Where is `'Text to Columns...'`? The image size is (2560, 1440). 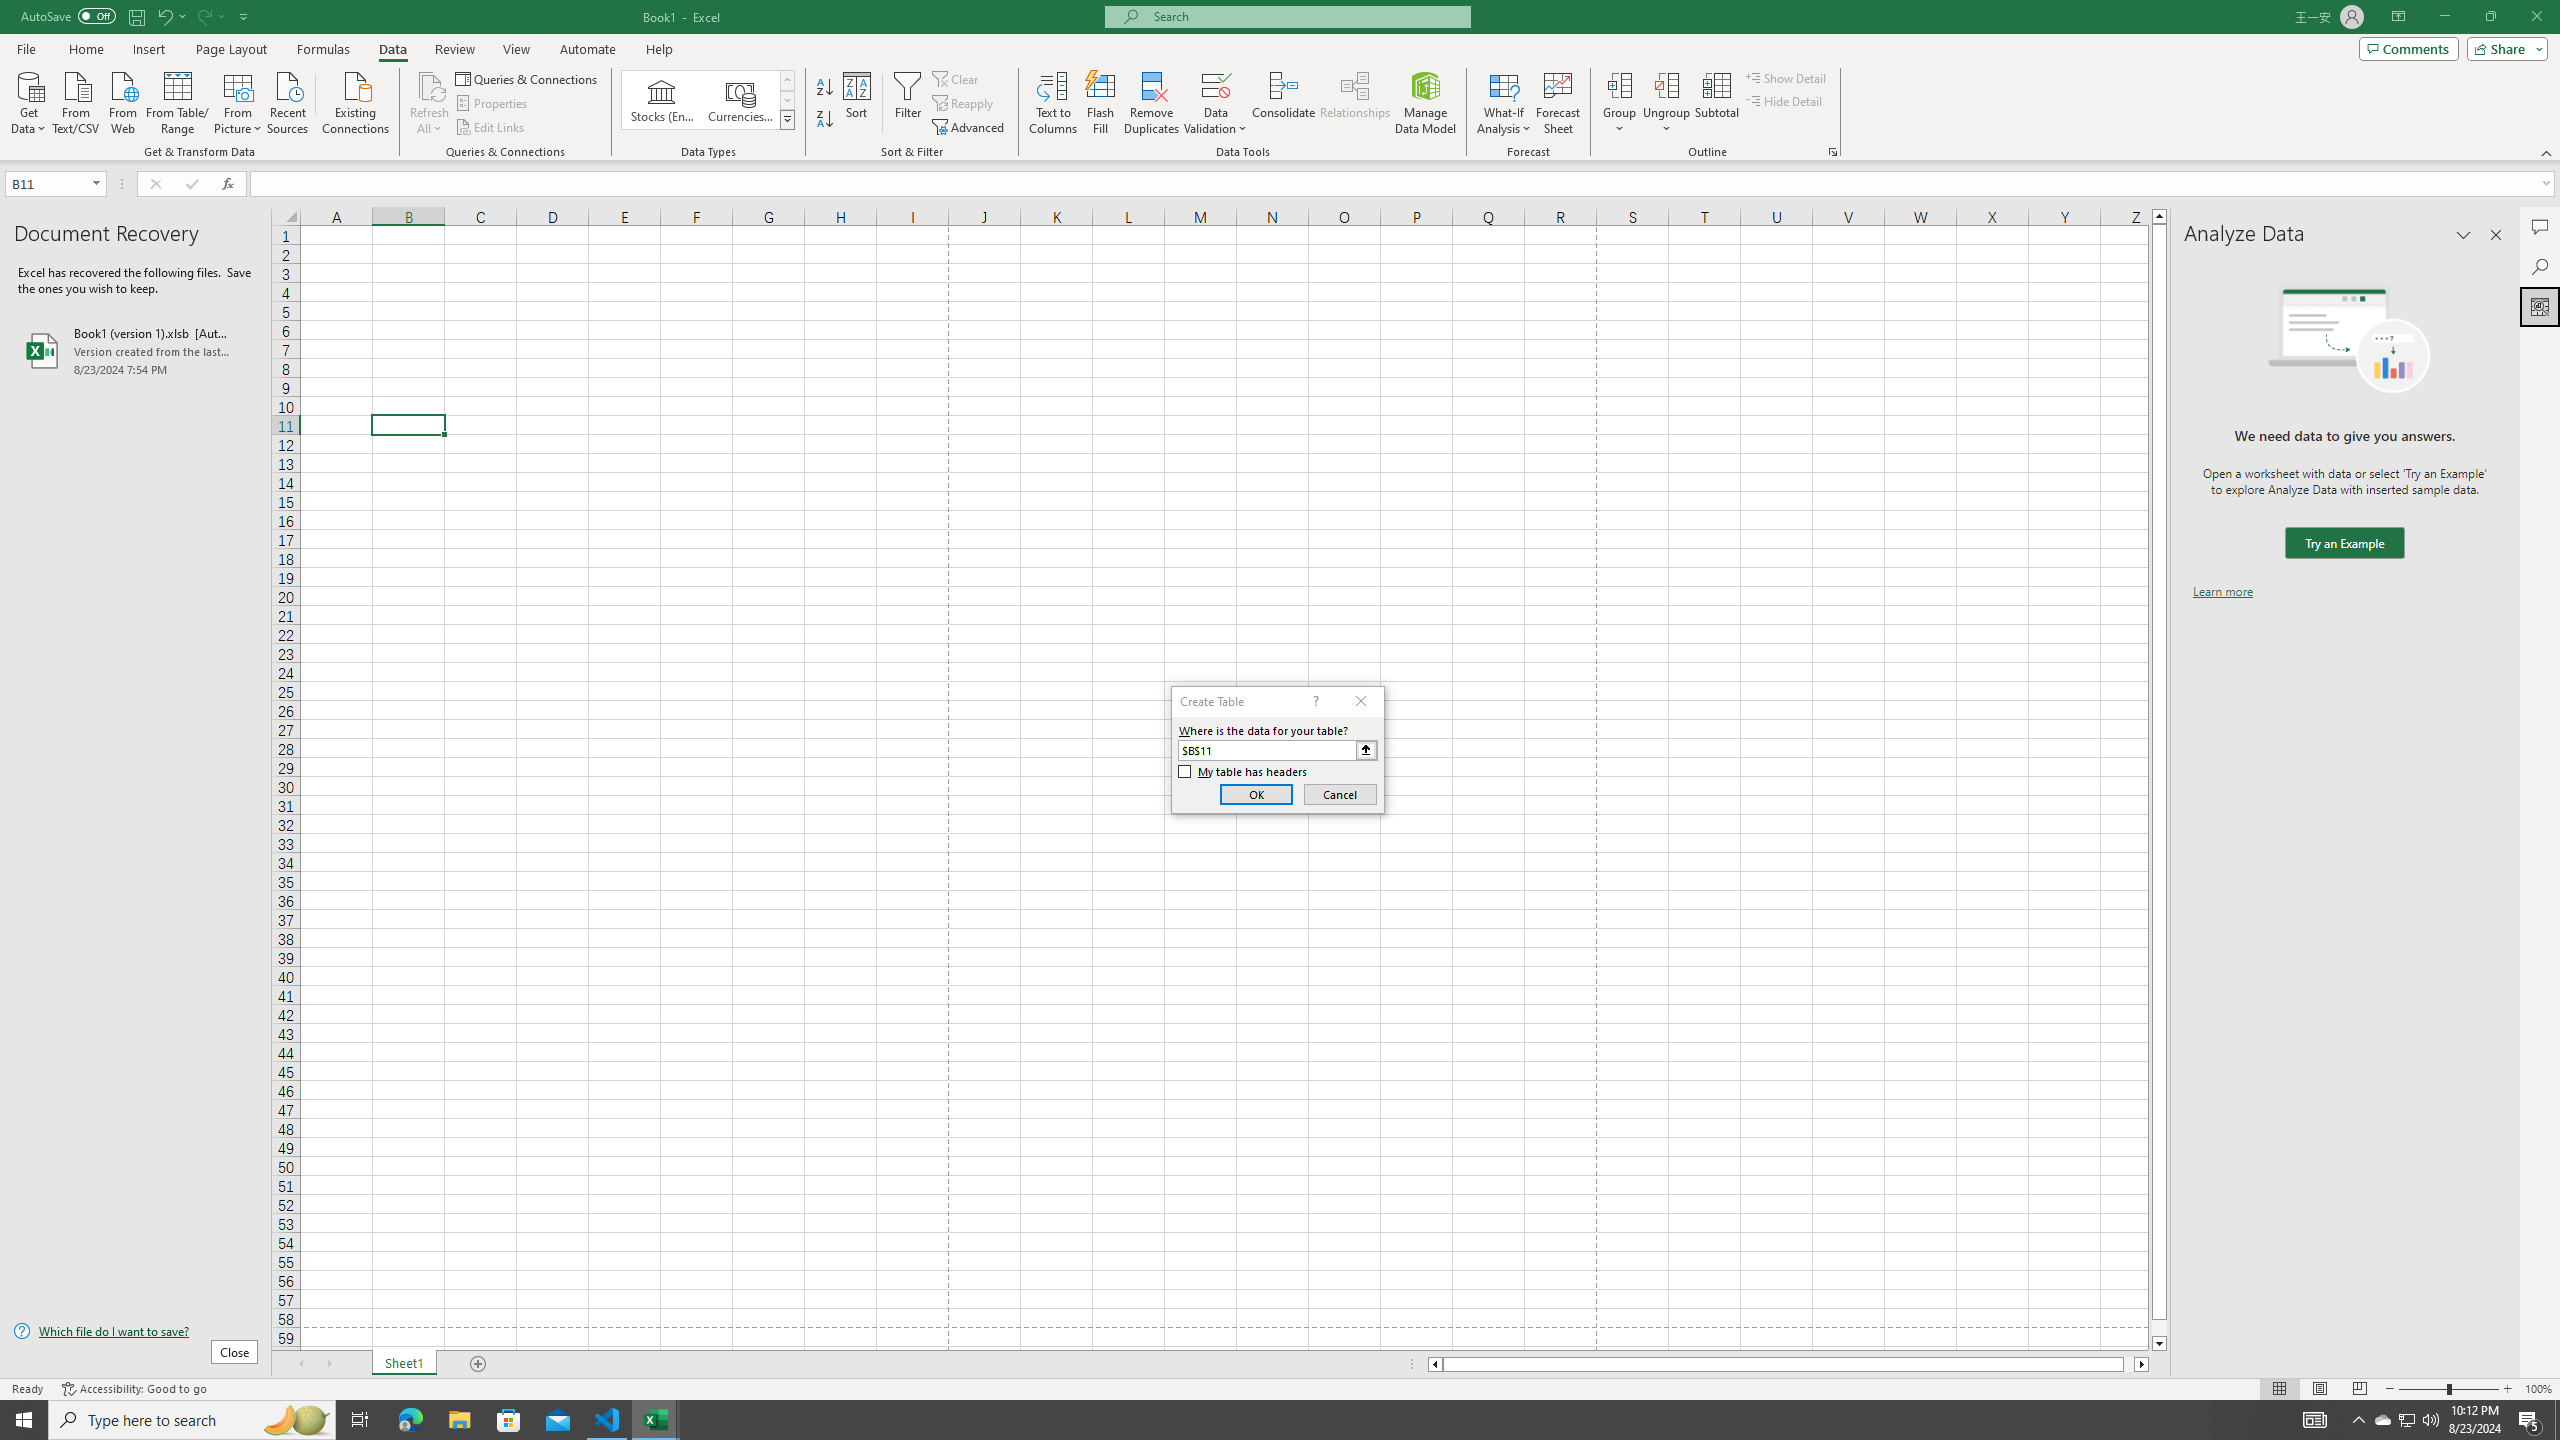 'Text to Columns...' is located at coordinates (1052, 103).